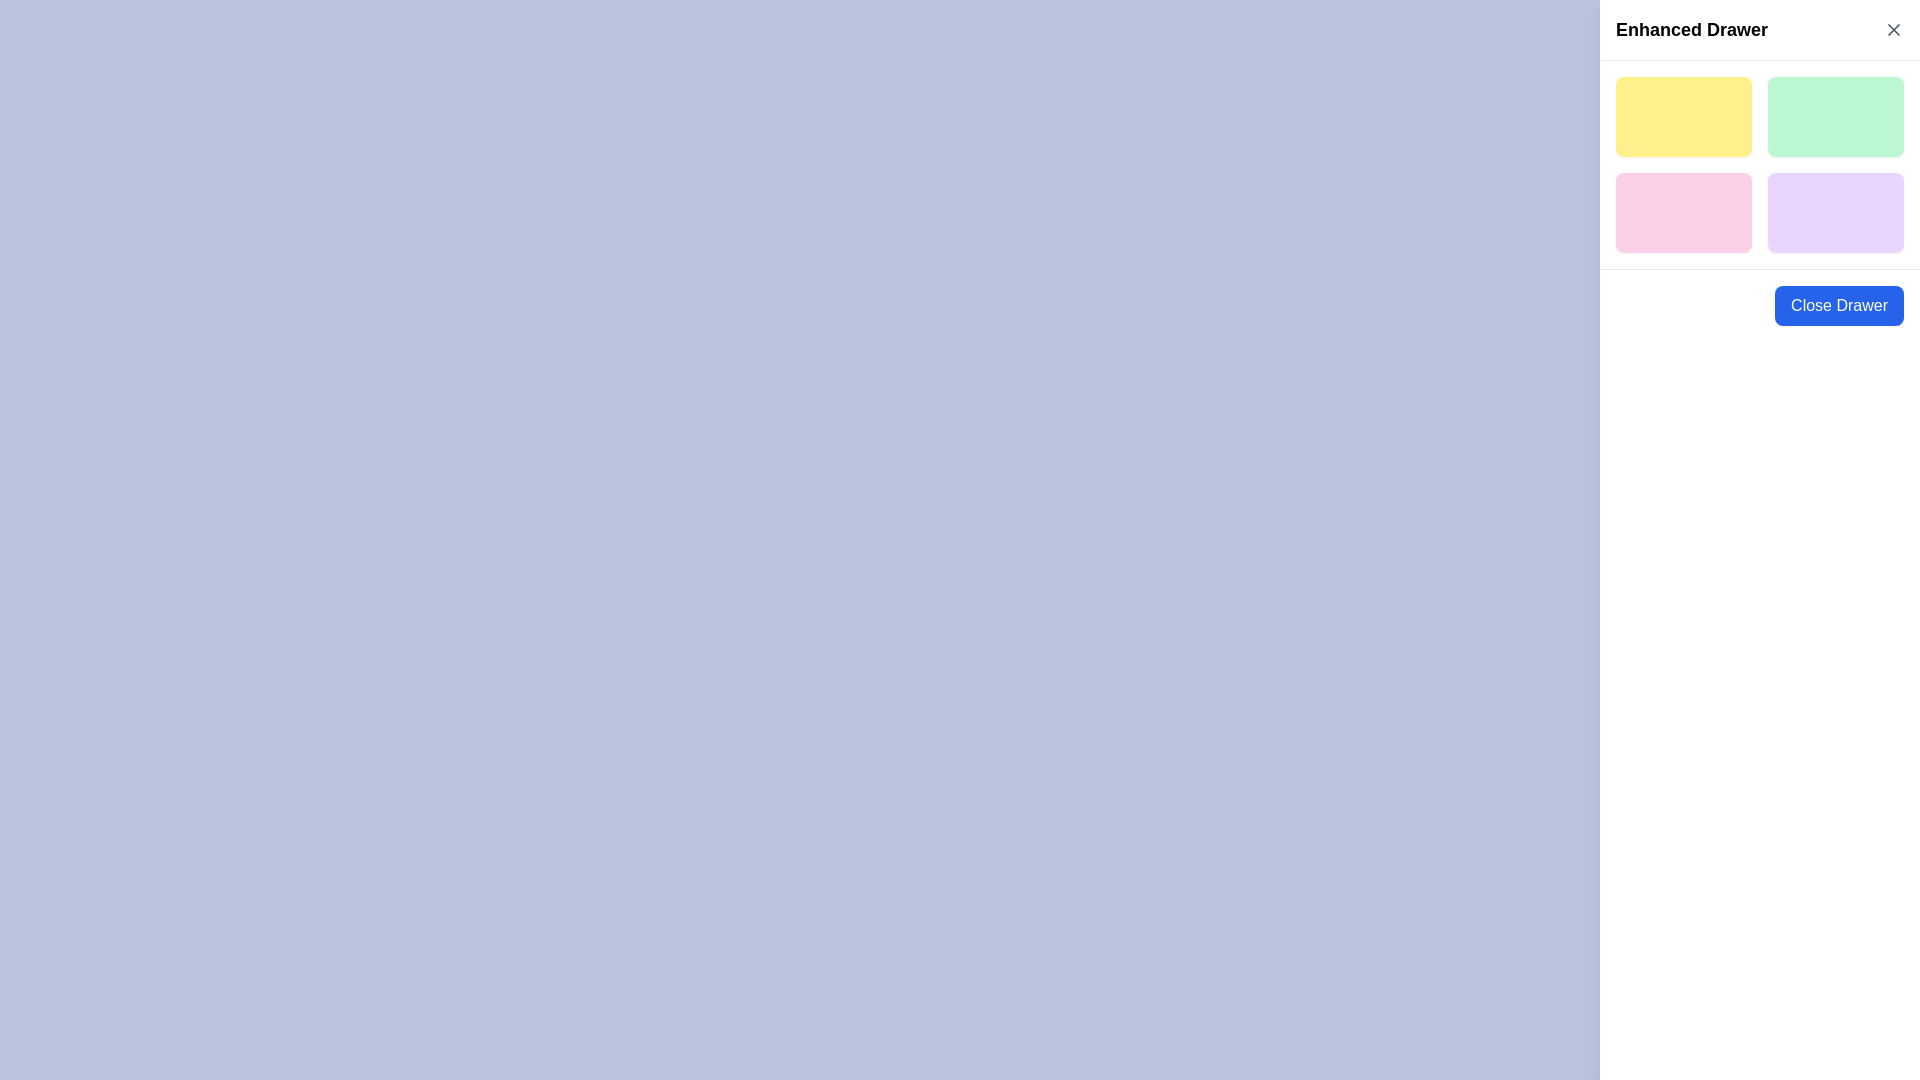 Image resolution: width=1920 pixels, height=1080 pixels. I want to click on the rectangular-shaped light pink decorative block located in the bottom-left cell of a 2x2 grid layout, which is positioned below a yellow box and to the left of a purple box, so click(1683, 212).